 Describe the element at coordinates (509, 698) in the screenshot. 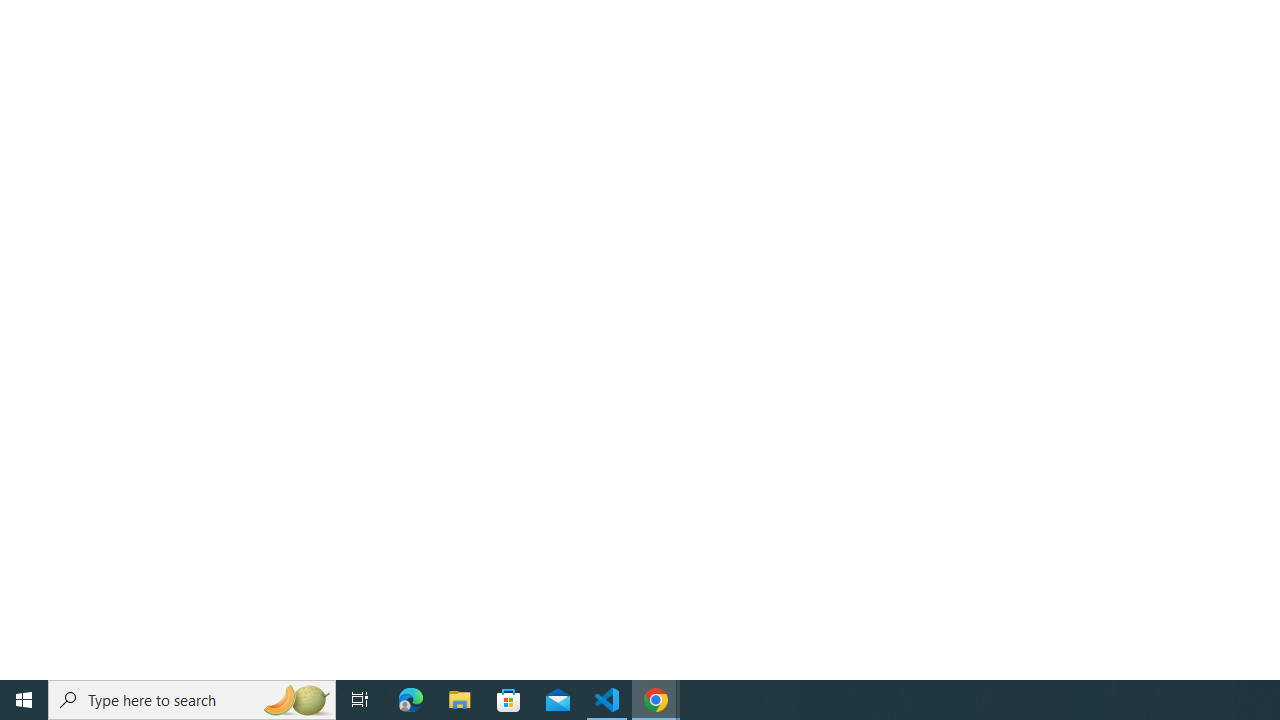

I see `'Microsoft Store'` at that location.